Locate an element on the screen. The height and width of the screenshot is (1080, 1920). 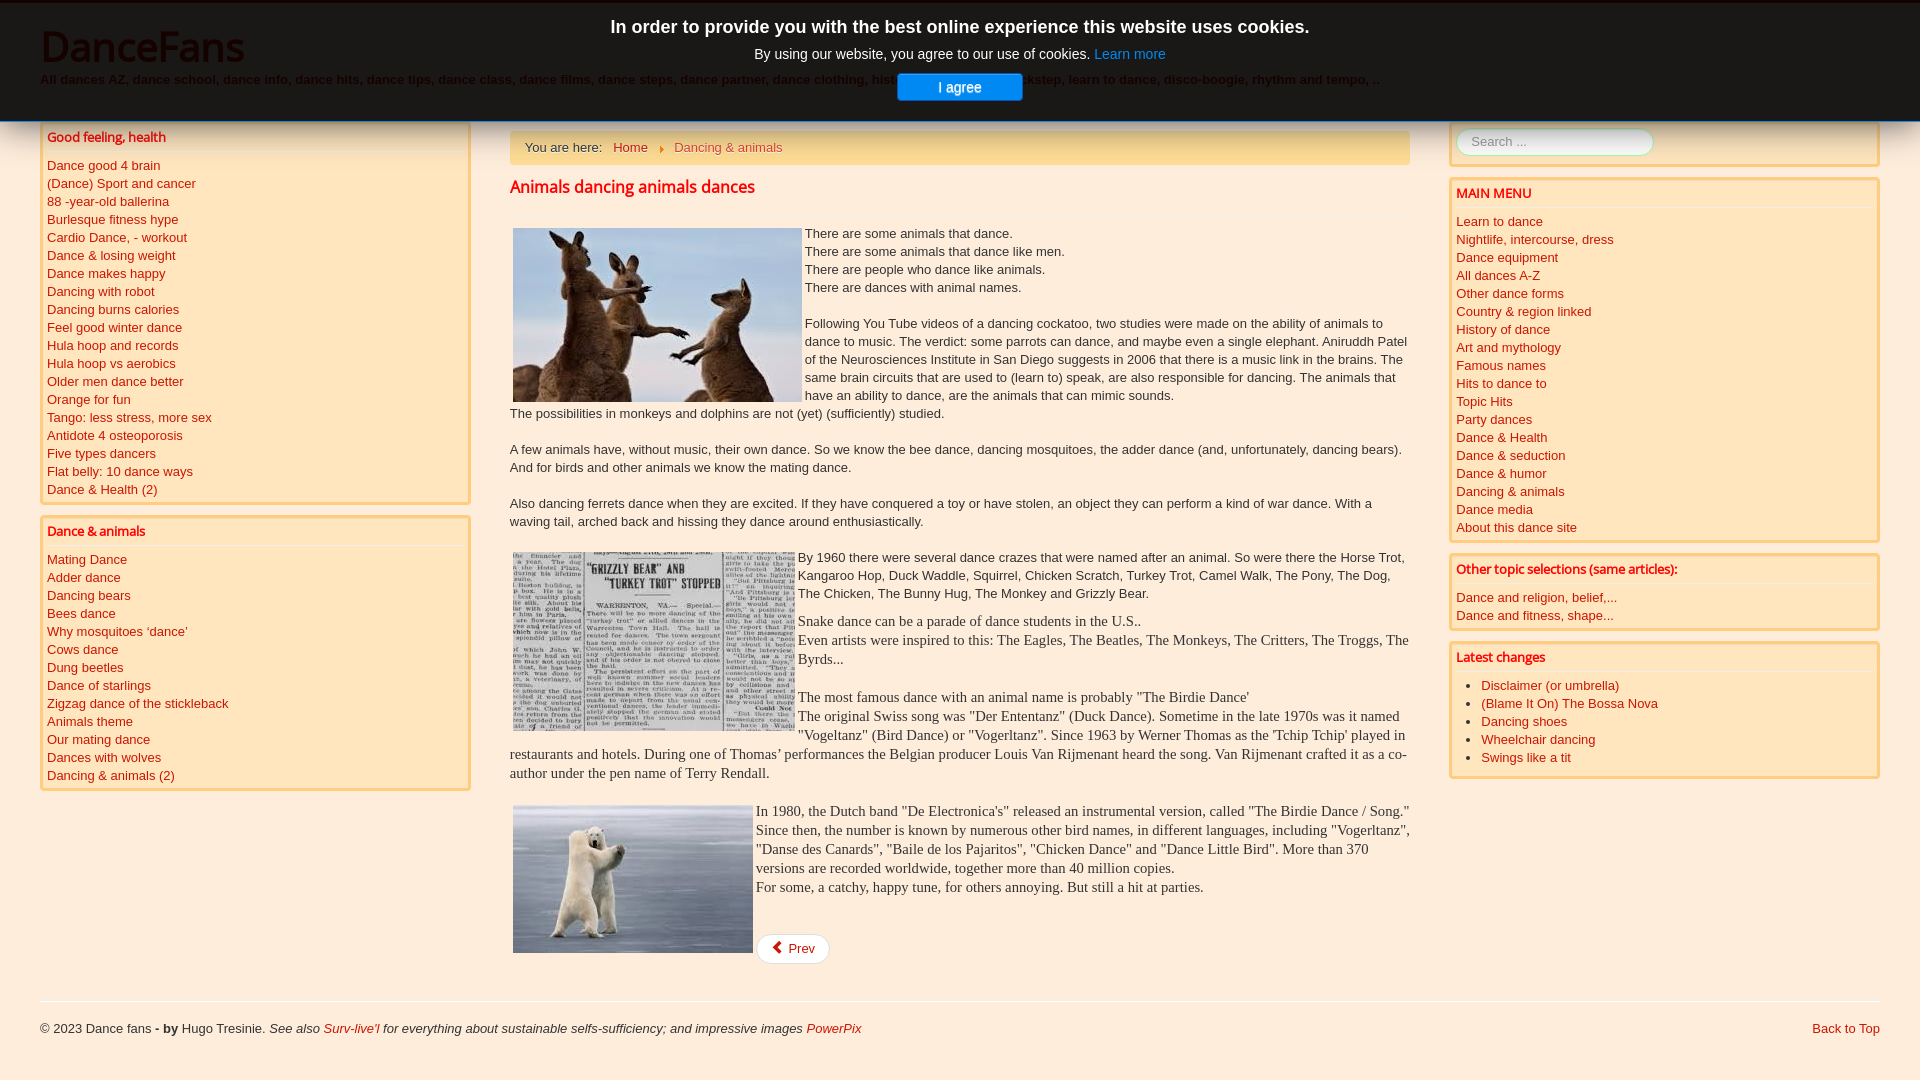
'Hits to dance to' is located at coordinates (1455, 384).